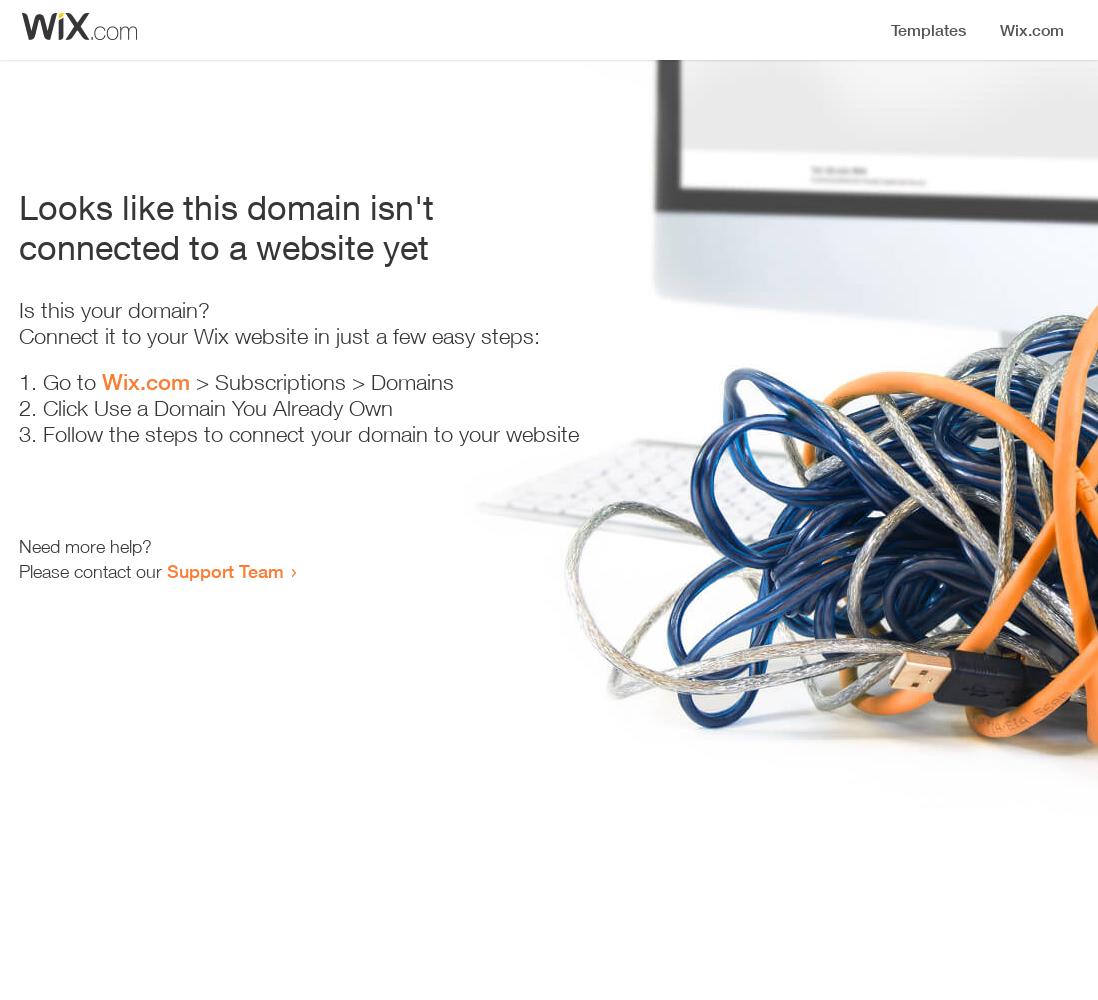 This screenshot has height=1000, width=1098. Describe the element at coordinates (216, 408) in the screenshot. I see `'Click Use a Domain You Already Own'` at that location.